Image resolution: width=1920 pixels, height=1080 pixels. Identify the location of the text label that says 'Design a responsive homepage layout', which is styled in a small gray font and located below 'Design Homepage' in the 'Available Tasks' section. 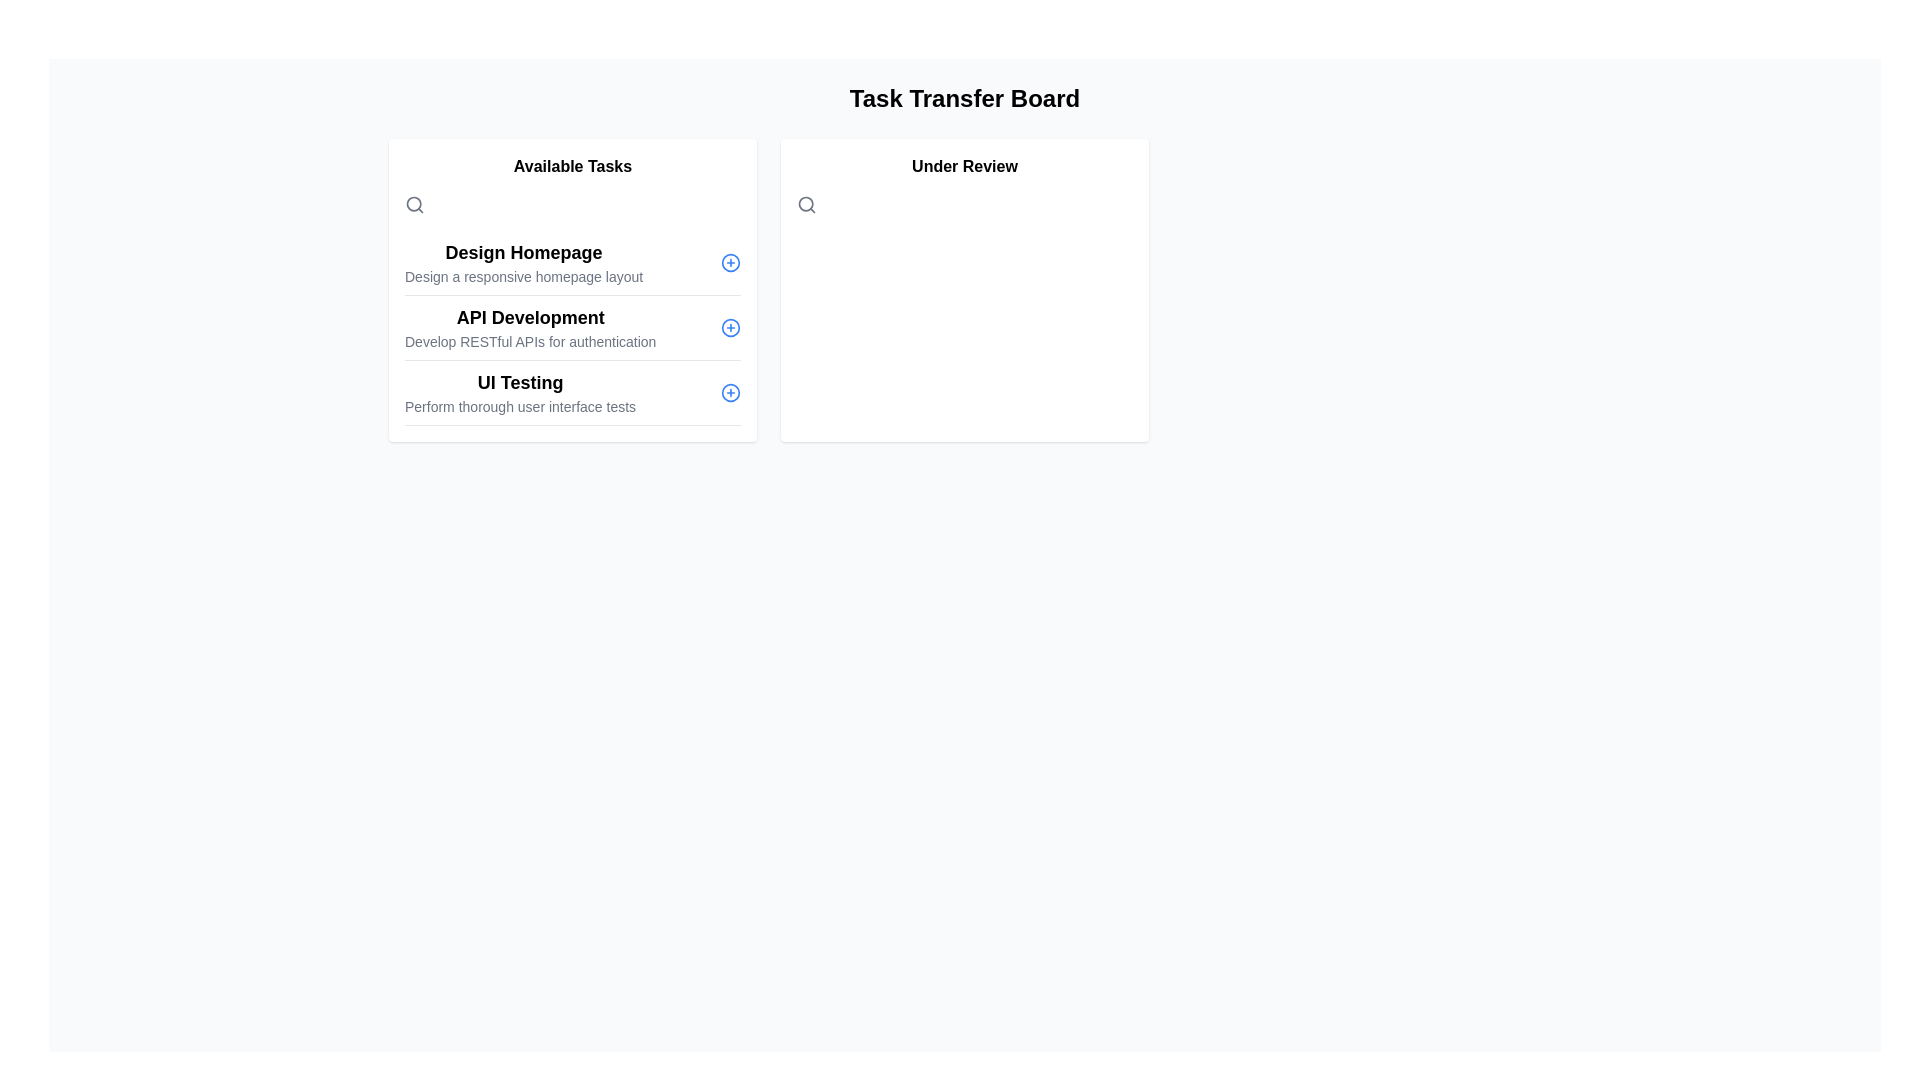
(524, 277).